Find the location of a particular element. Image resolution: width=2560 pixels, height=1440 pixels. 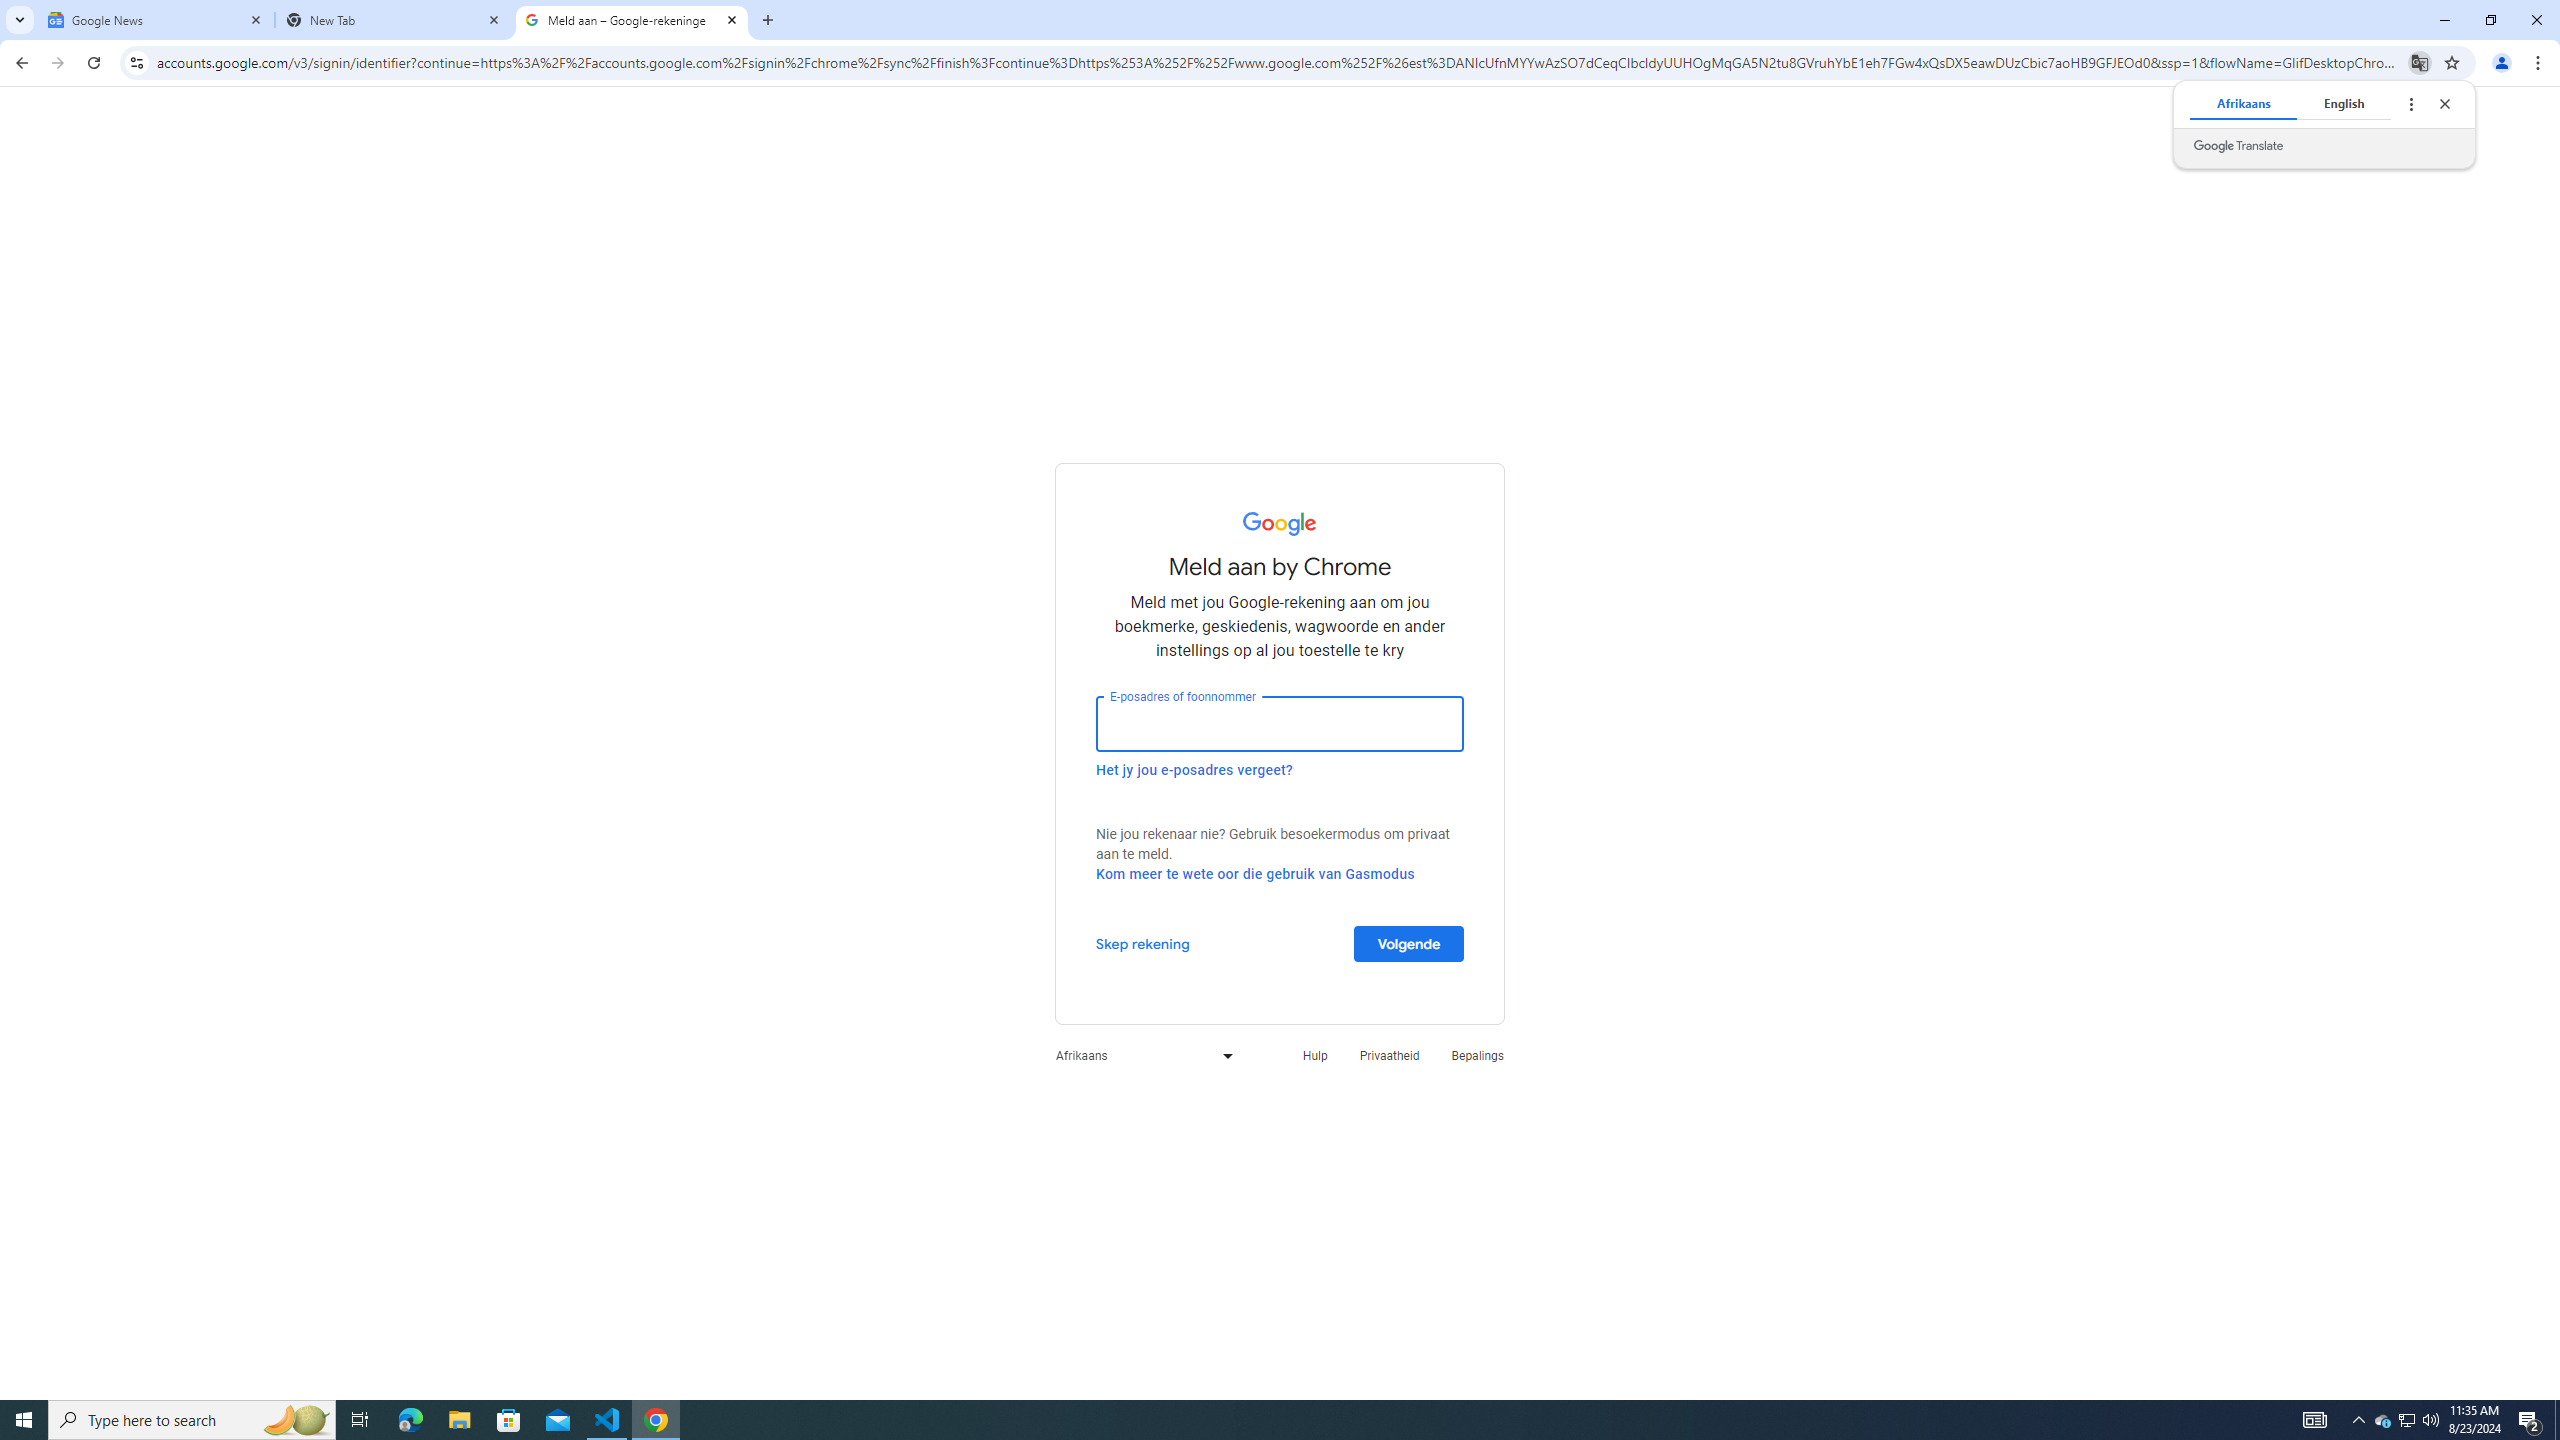

'Het jy jou e-posadres vergeet?' is located at coordinates (1194, 769).